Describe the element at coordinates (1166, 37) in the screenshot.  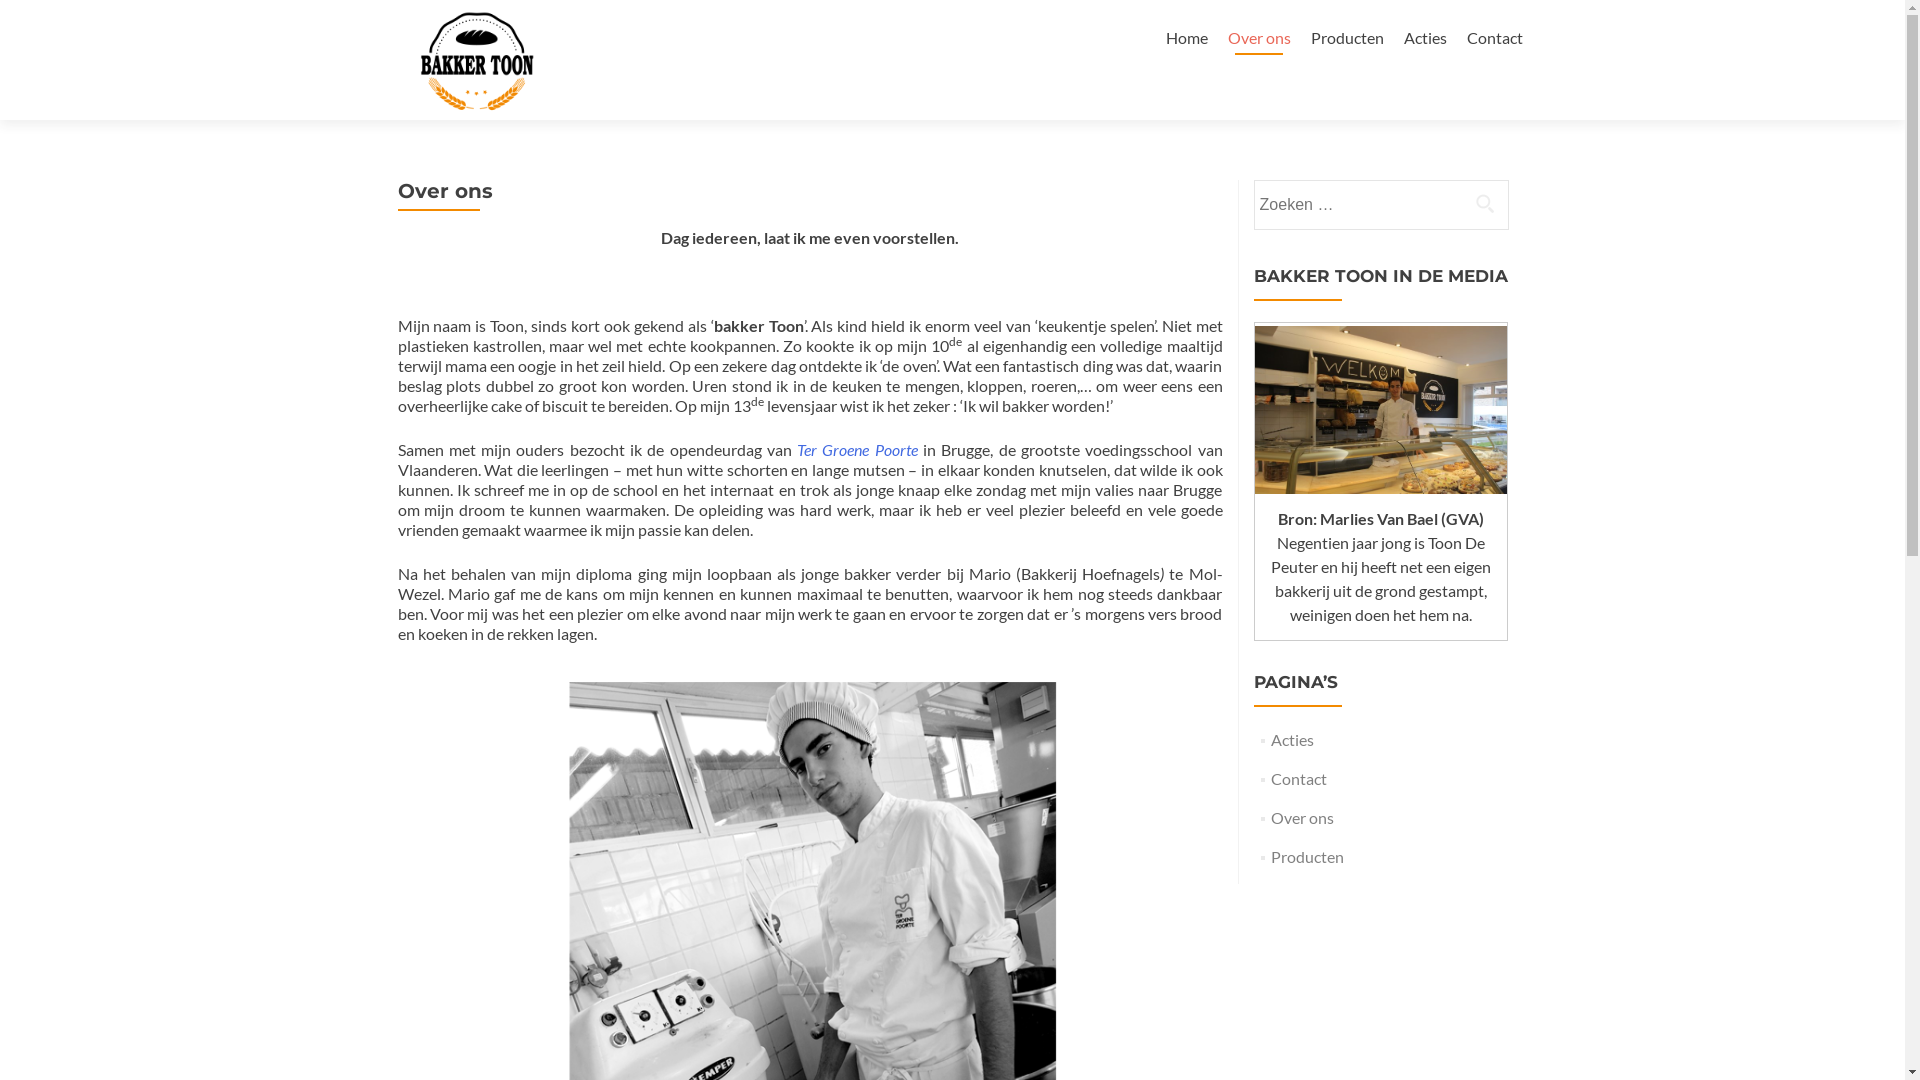
I see `'Home'` at that location.